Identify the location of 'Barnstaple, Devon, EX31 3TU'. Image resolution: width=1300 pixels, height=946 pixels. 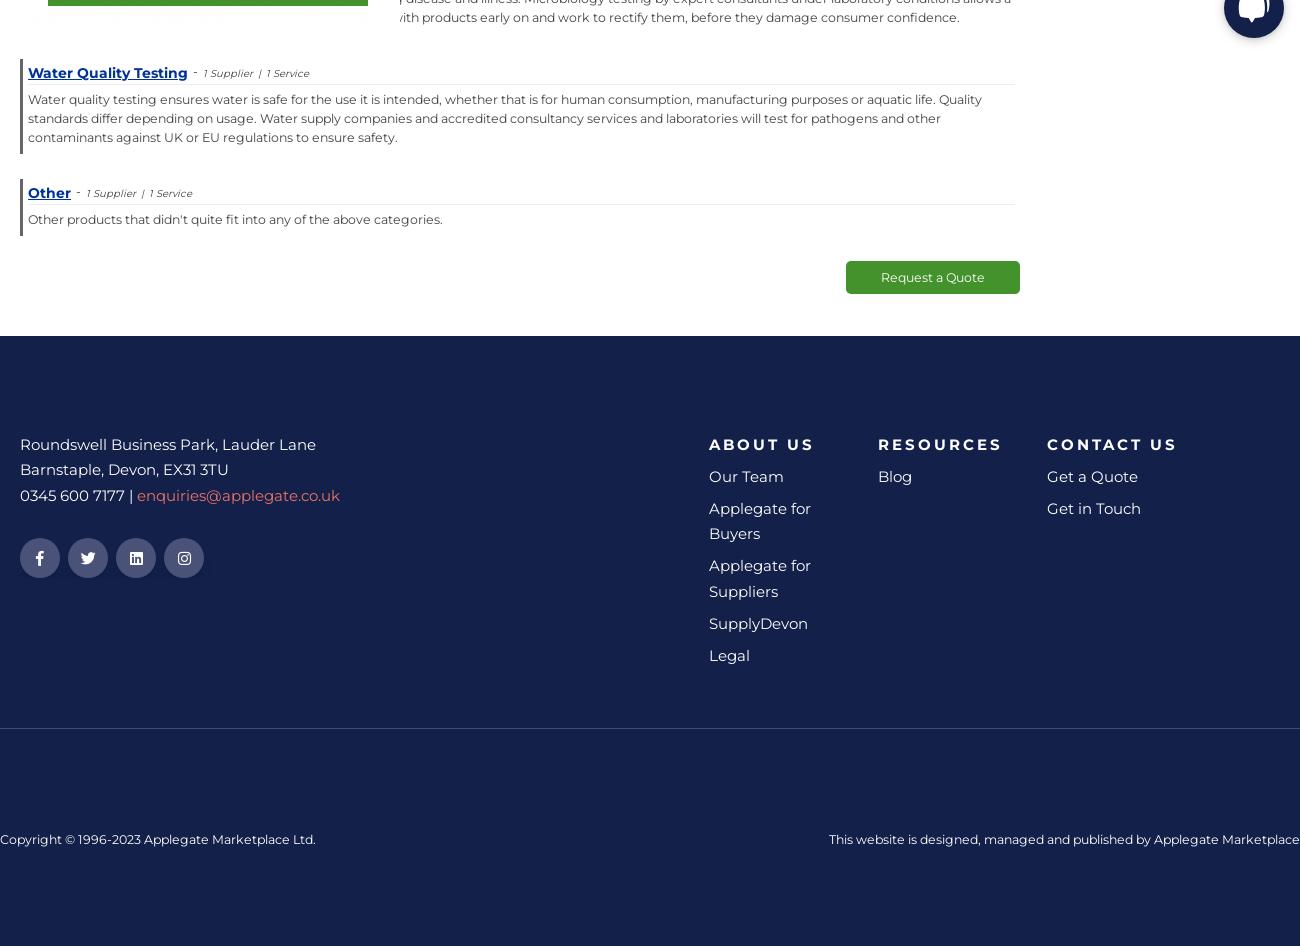
(19, 468).